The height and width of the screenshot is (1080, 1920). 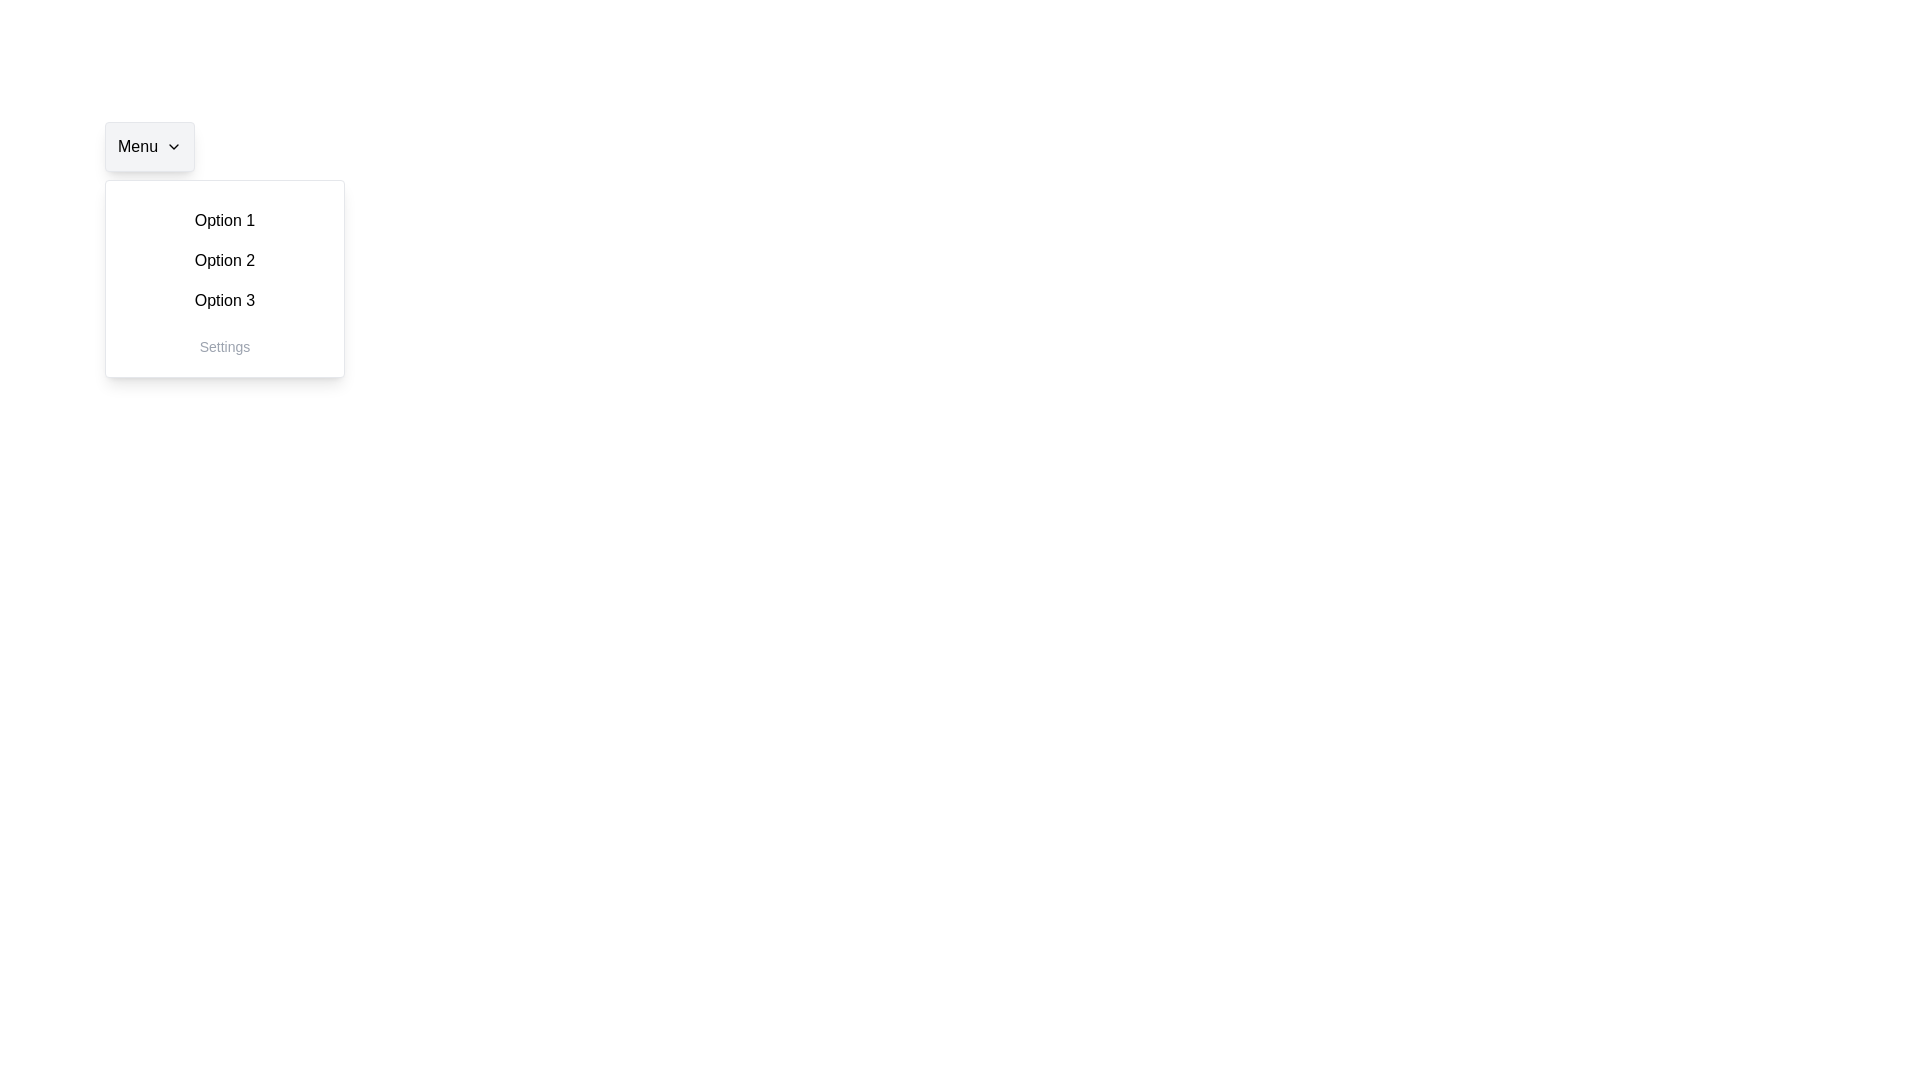 What do you see at coordinates (225, 278) in the screenshot?
I see `the dropdown menu option located below the 'Menu' button` at bounding box center [225, 278].